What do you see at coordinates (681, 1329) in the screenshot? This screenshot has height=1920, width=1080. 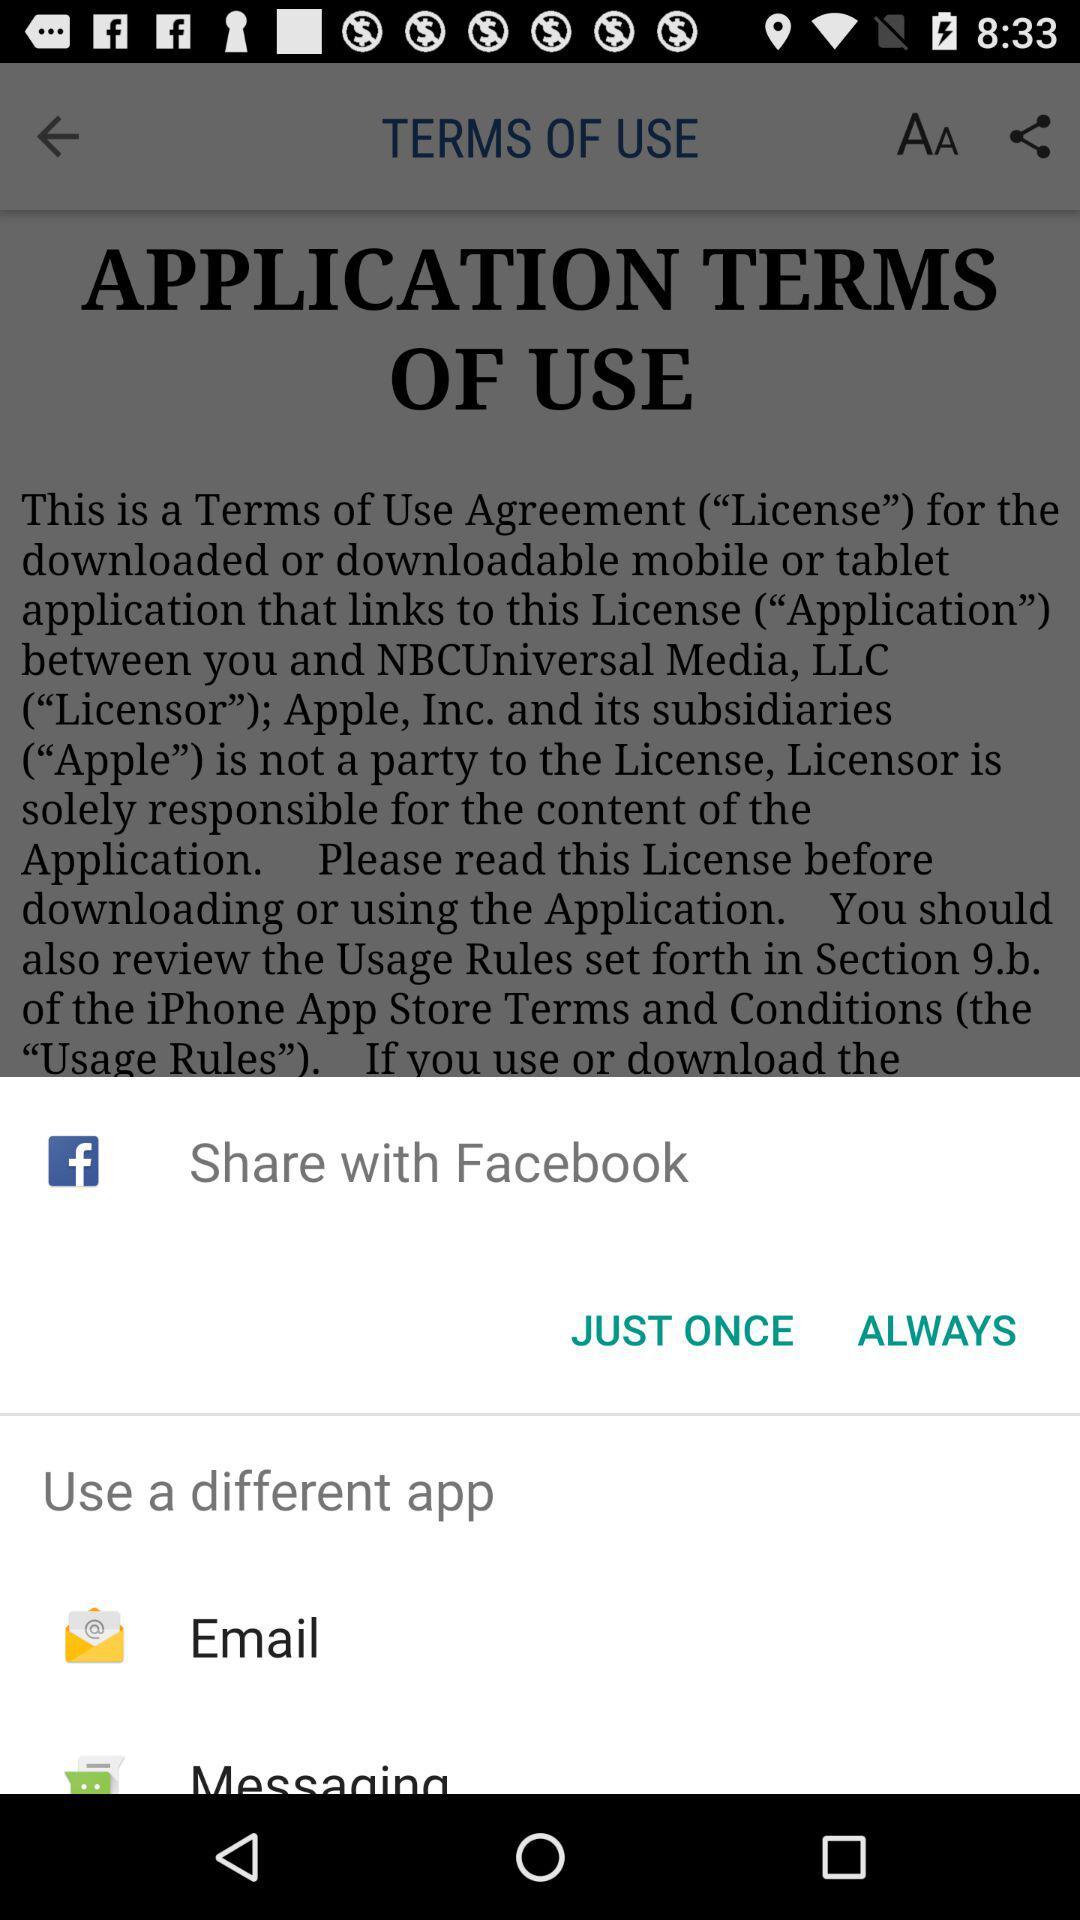 I see `the icon below share with facebook item` at bounding box center [681, 1329].